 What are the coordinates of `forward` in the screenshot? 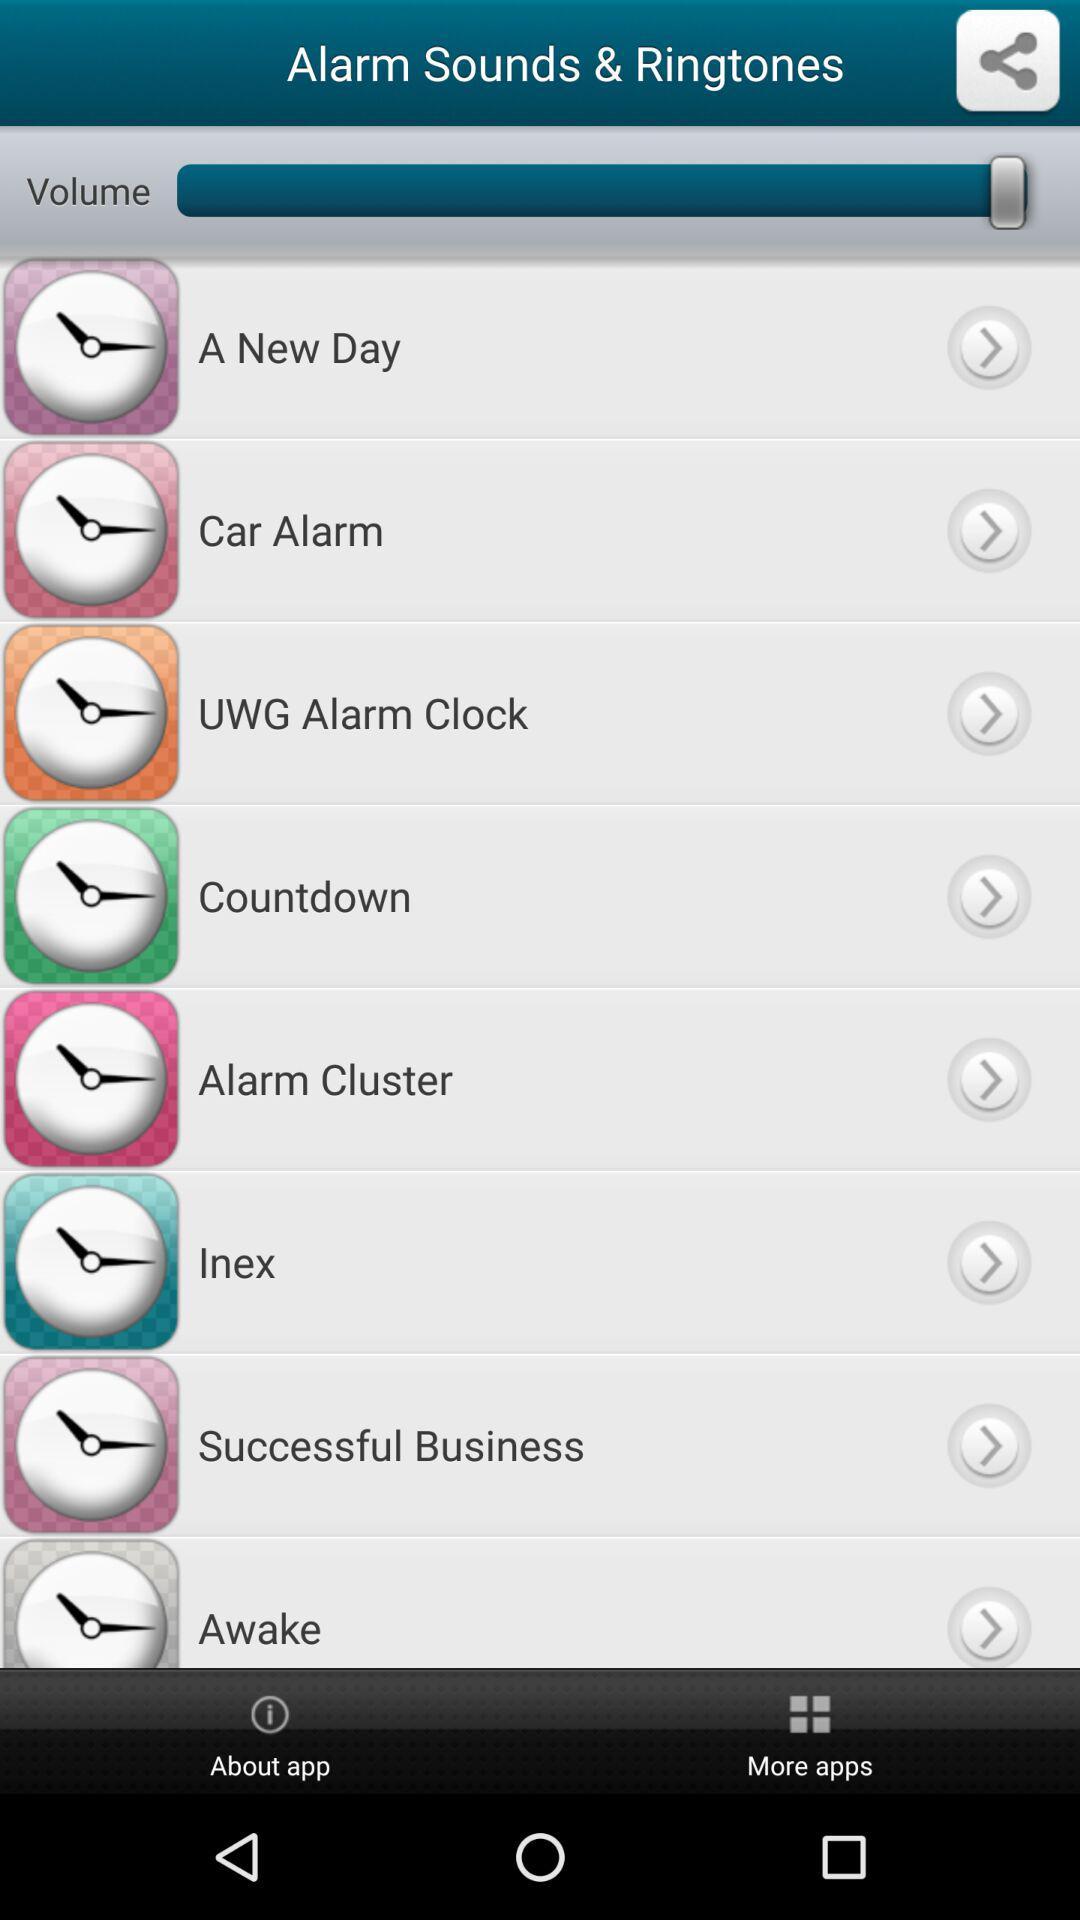 It's located at (987, 1260).